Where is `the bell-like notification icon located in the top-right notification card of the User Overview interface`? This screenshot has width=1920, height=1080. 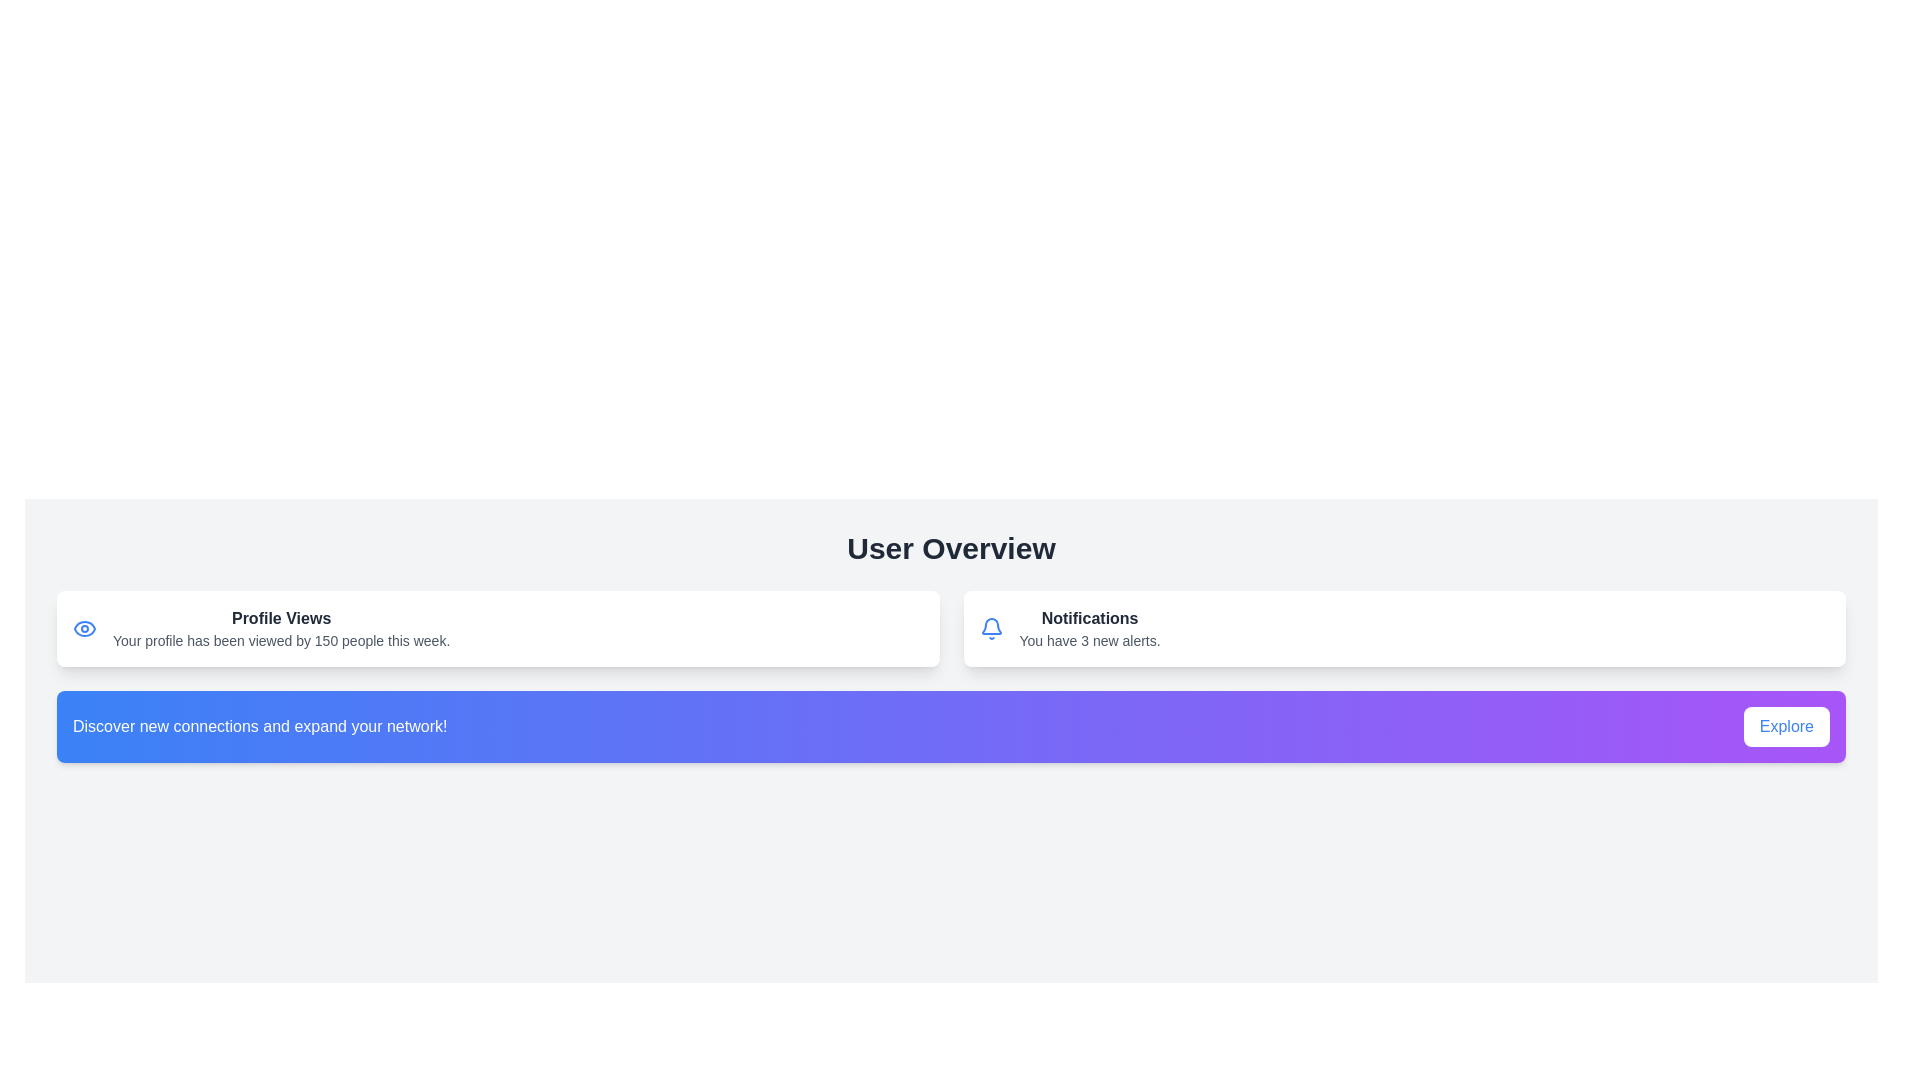 the bell-like notification icon located in the top-right notification card of the User Overview interface is located at coordinates (991, 625).